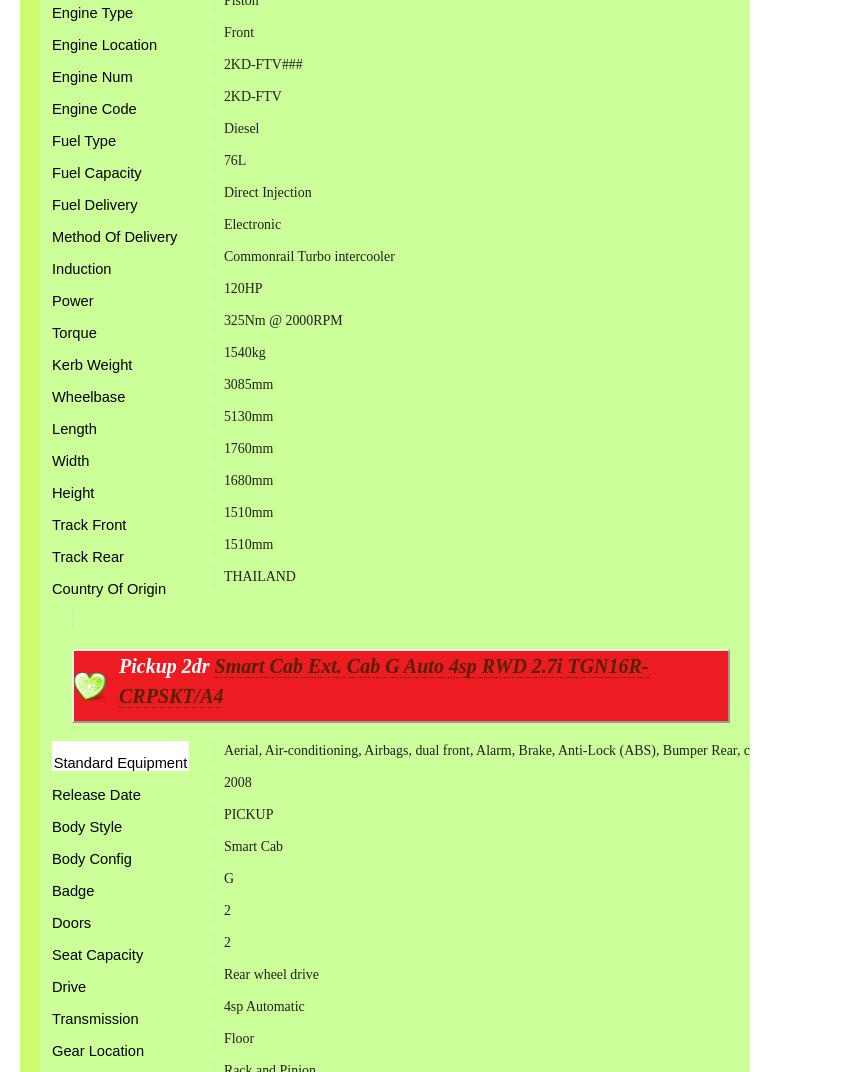  I want to click on 'Torque', so click(73, 330).